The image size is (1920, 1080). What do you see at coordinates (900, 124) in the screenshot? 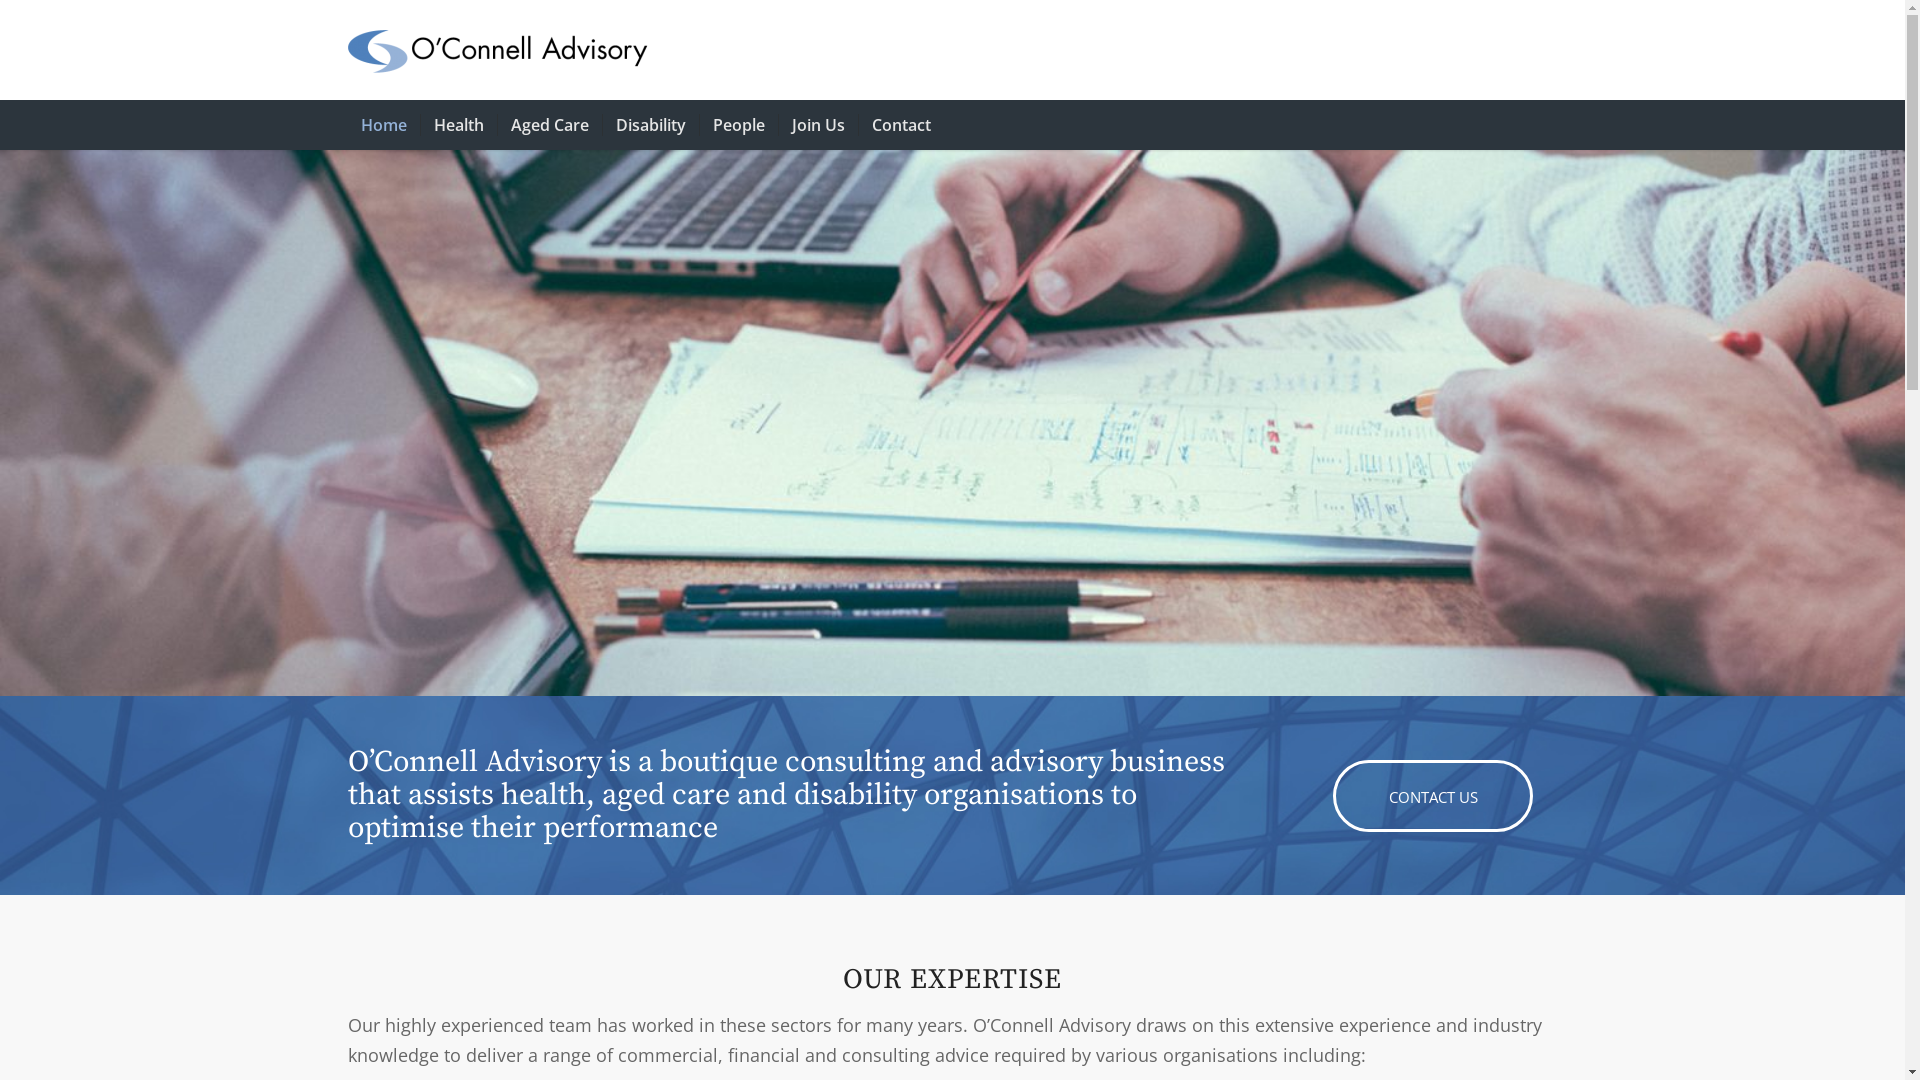
I see `'Contact'` at bounding box center [900, 124].